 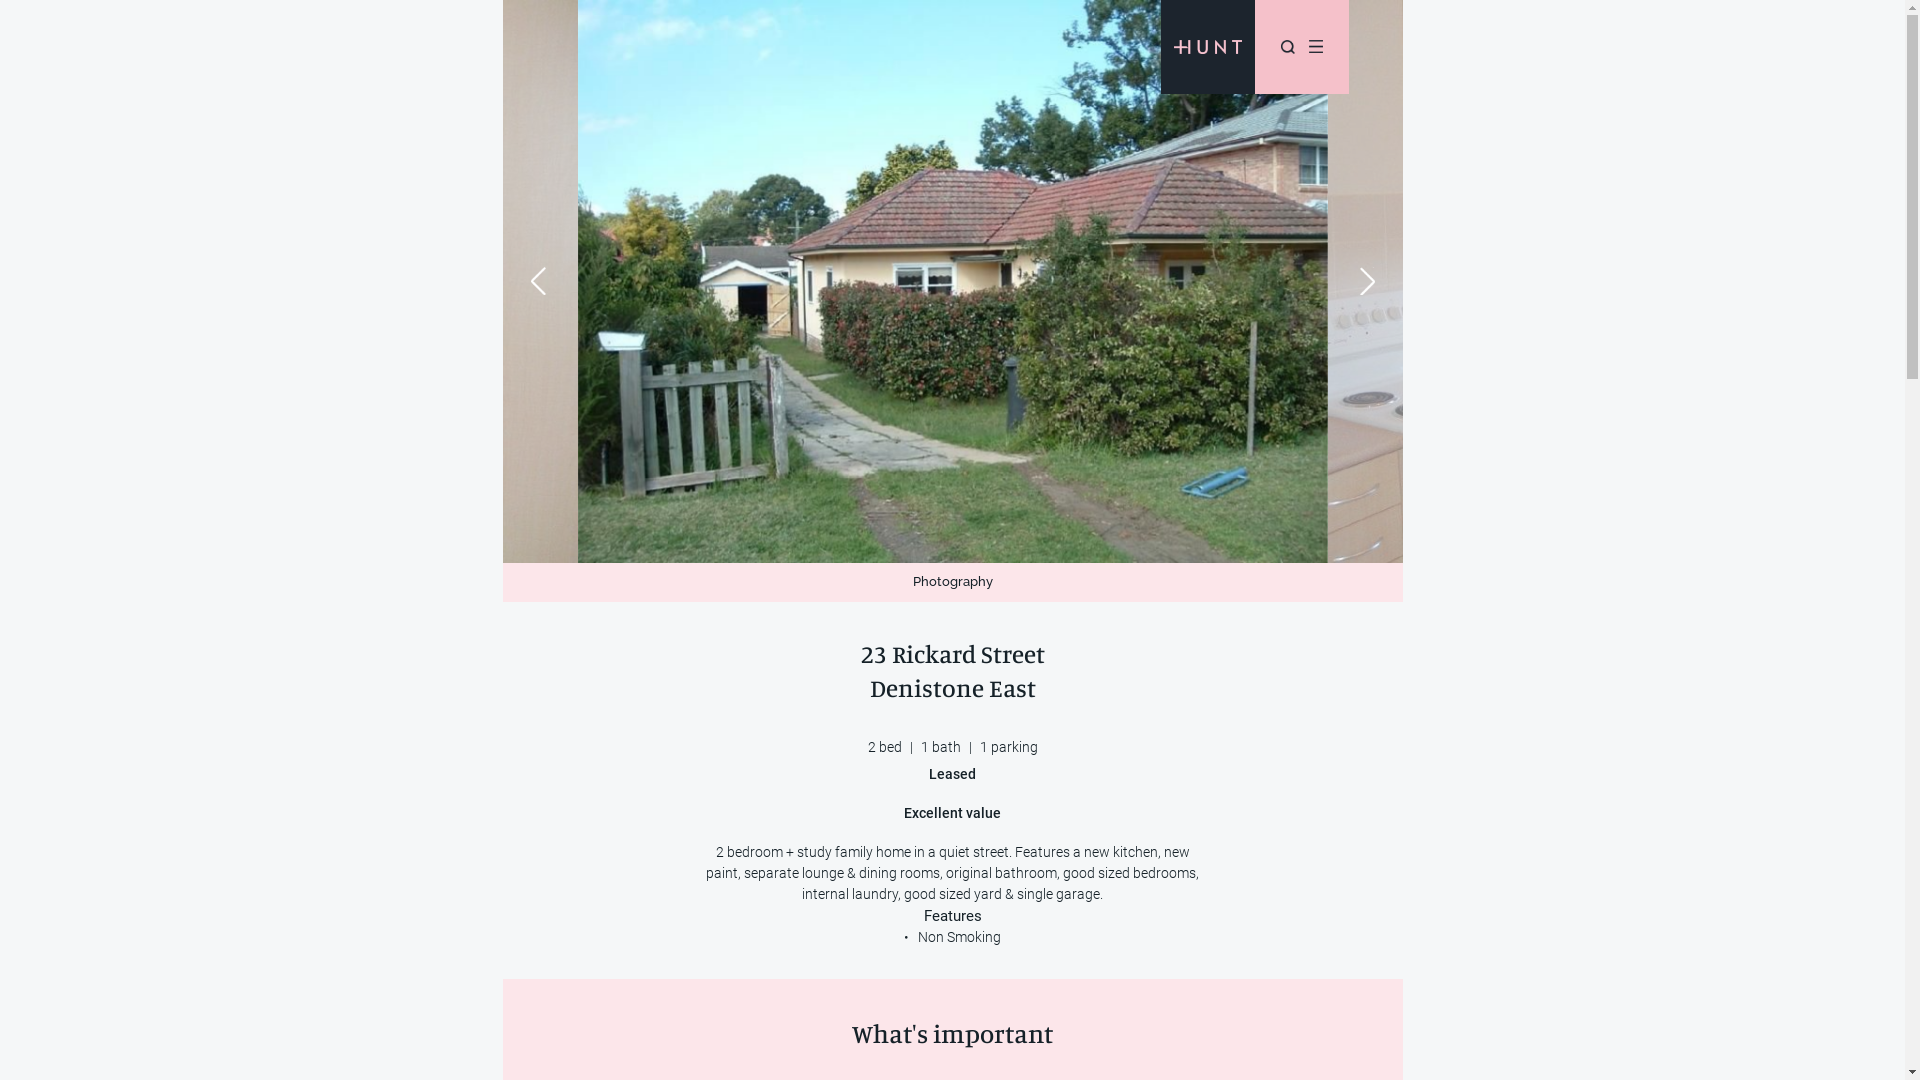 What do you see at coordinates (1315, 45) in the screenshot?
I see `'Open main menu'` at bounding box center [1315, 45].